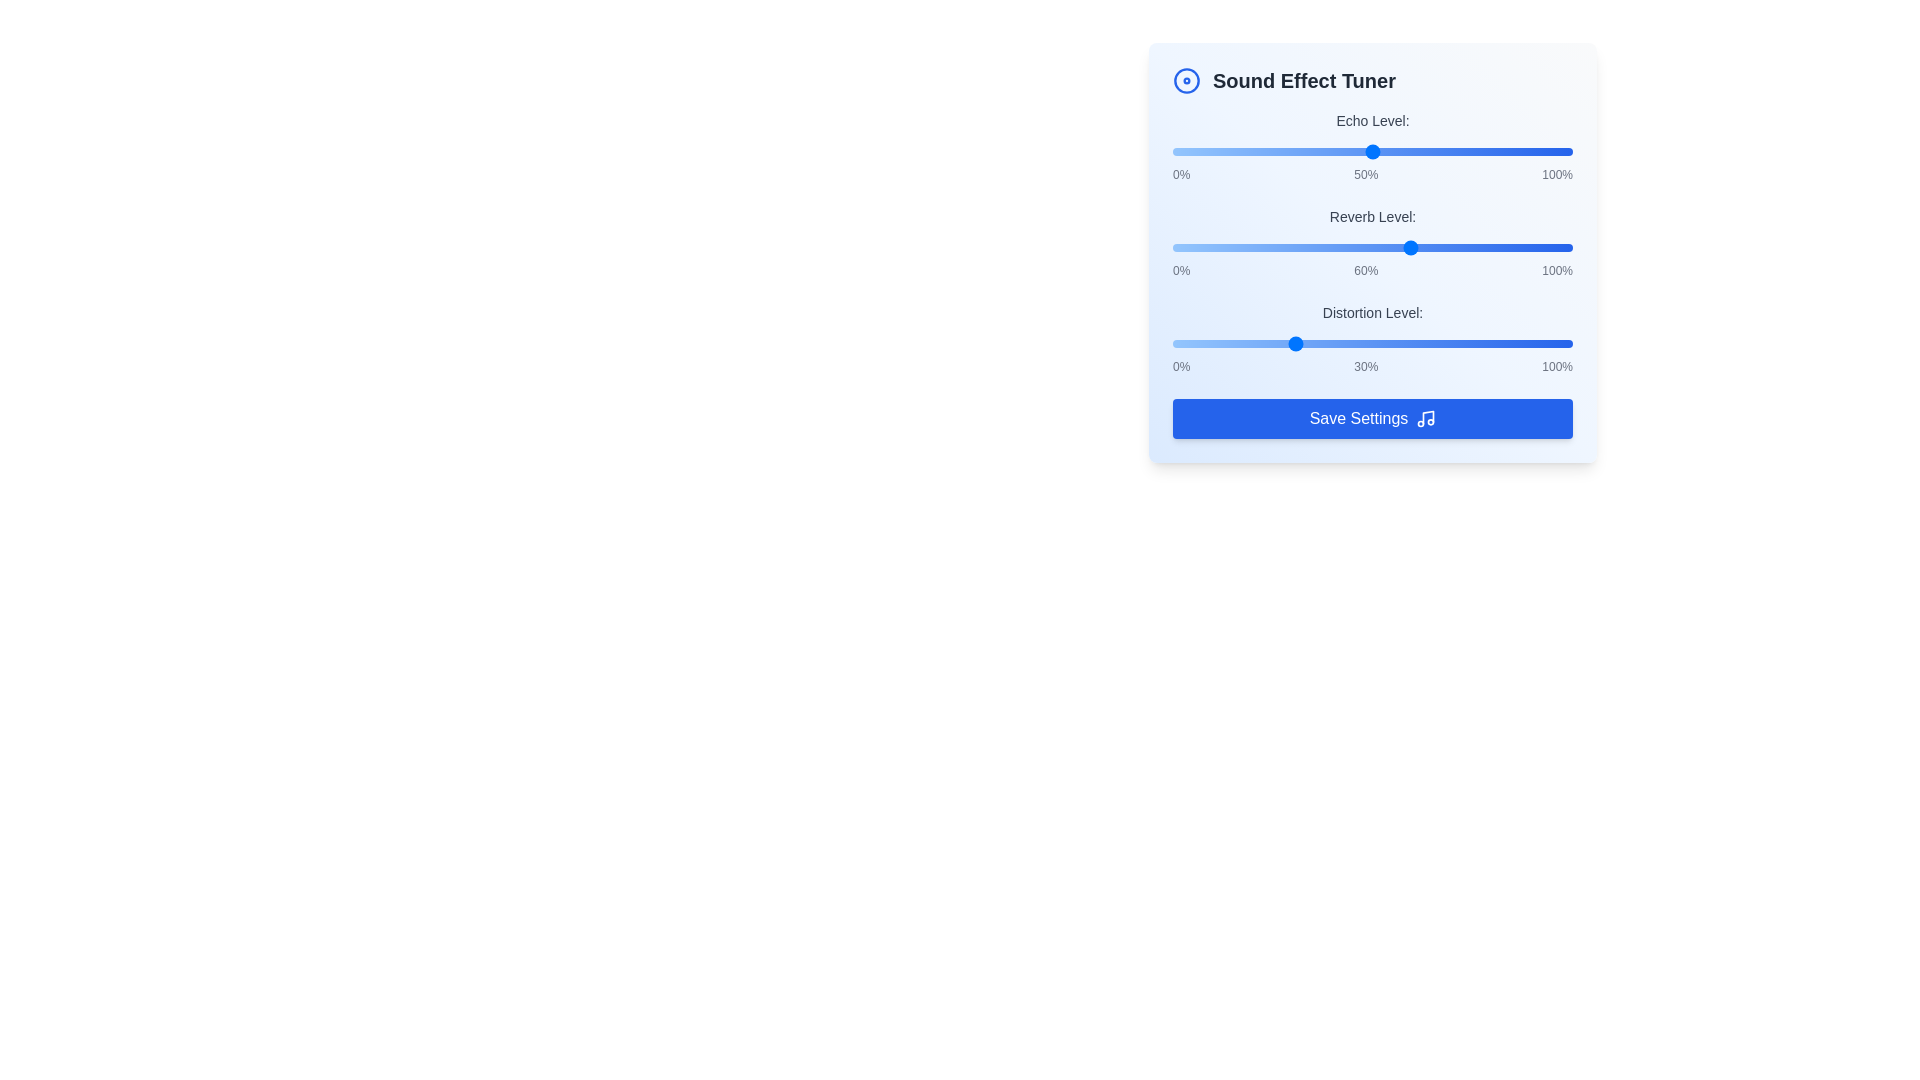  What do you see at coordinates (1363, 342) in the screenshot?
I see `the 'Distortion Level' slider to 48%` at bounding box center [1363, 342].